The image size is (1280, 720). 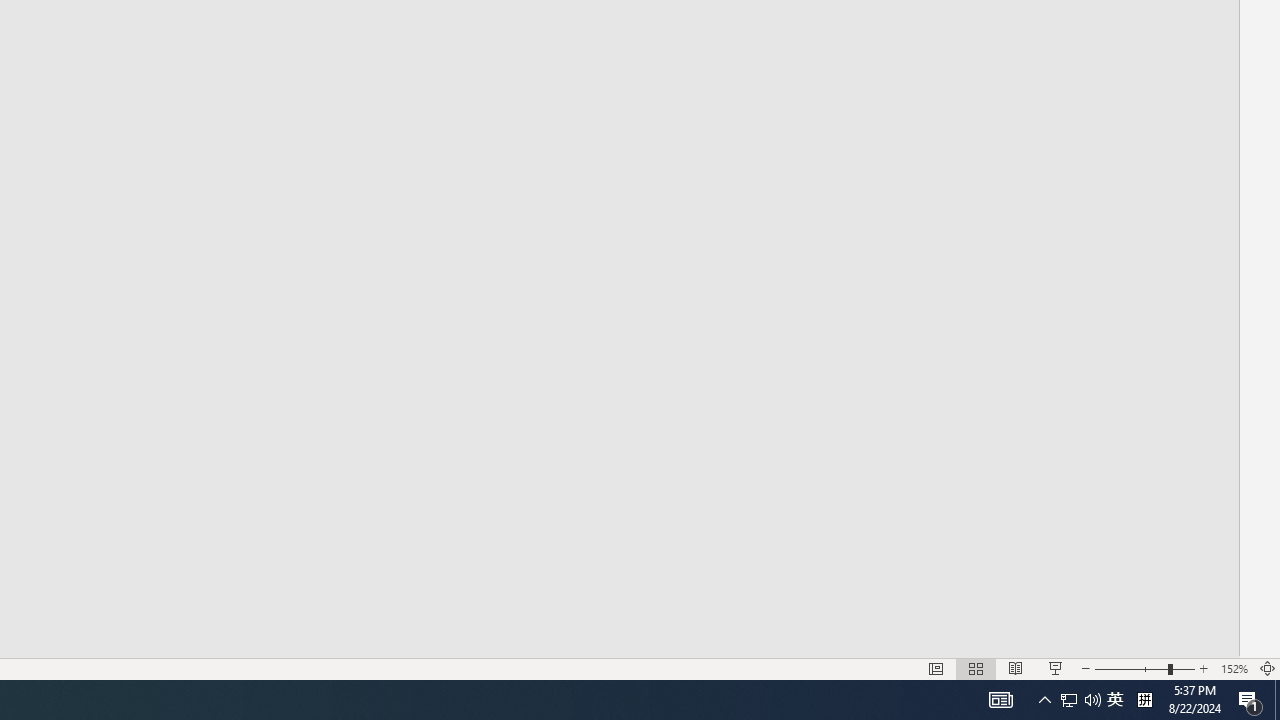 I want to click on 'Zoom 152%', so click(x=1233, y=669).